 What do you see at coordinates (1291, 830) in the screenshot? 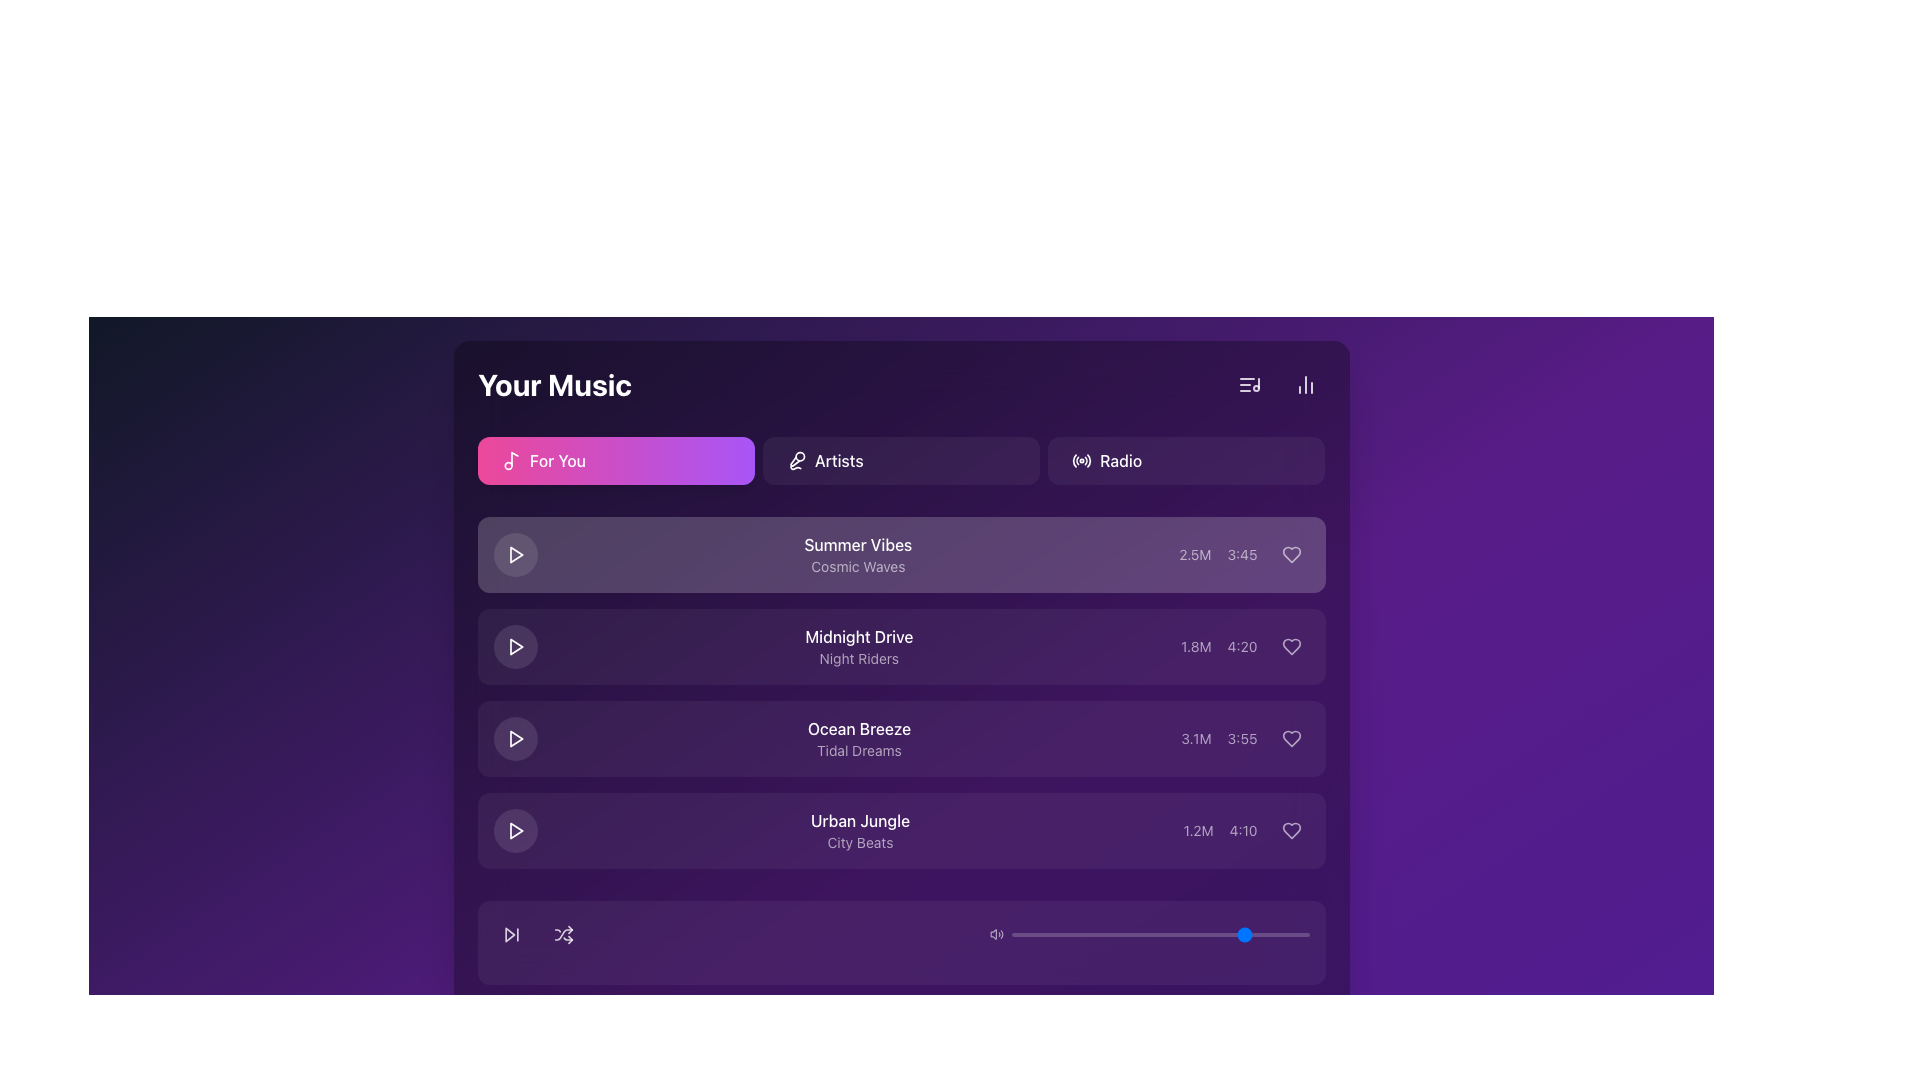
I see `the Icon button (heart symbol) located in the last row of the listed songs, adjacent to the details of 'Urban Jungle' by 'City Beats'` at bounding box center [1291, 830].